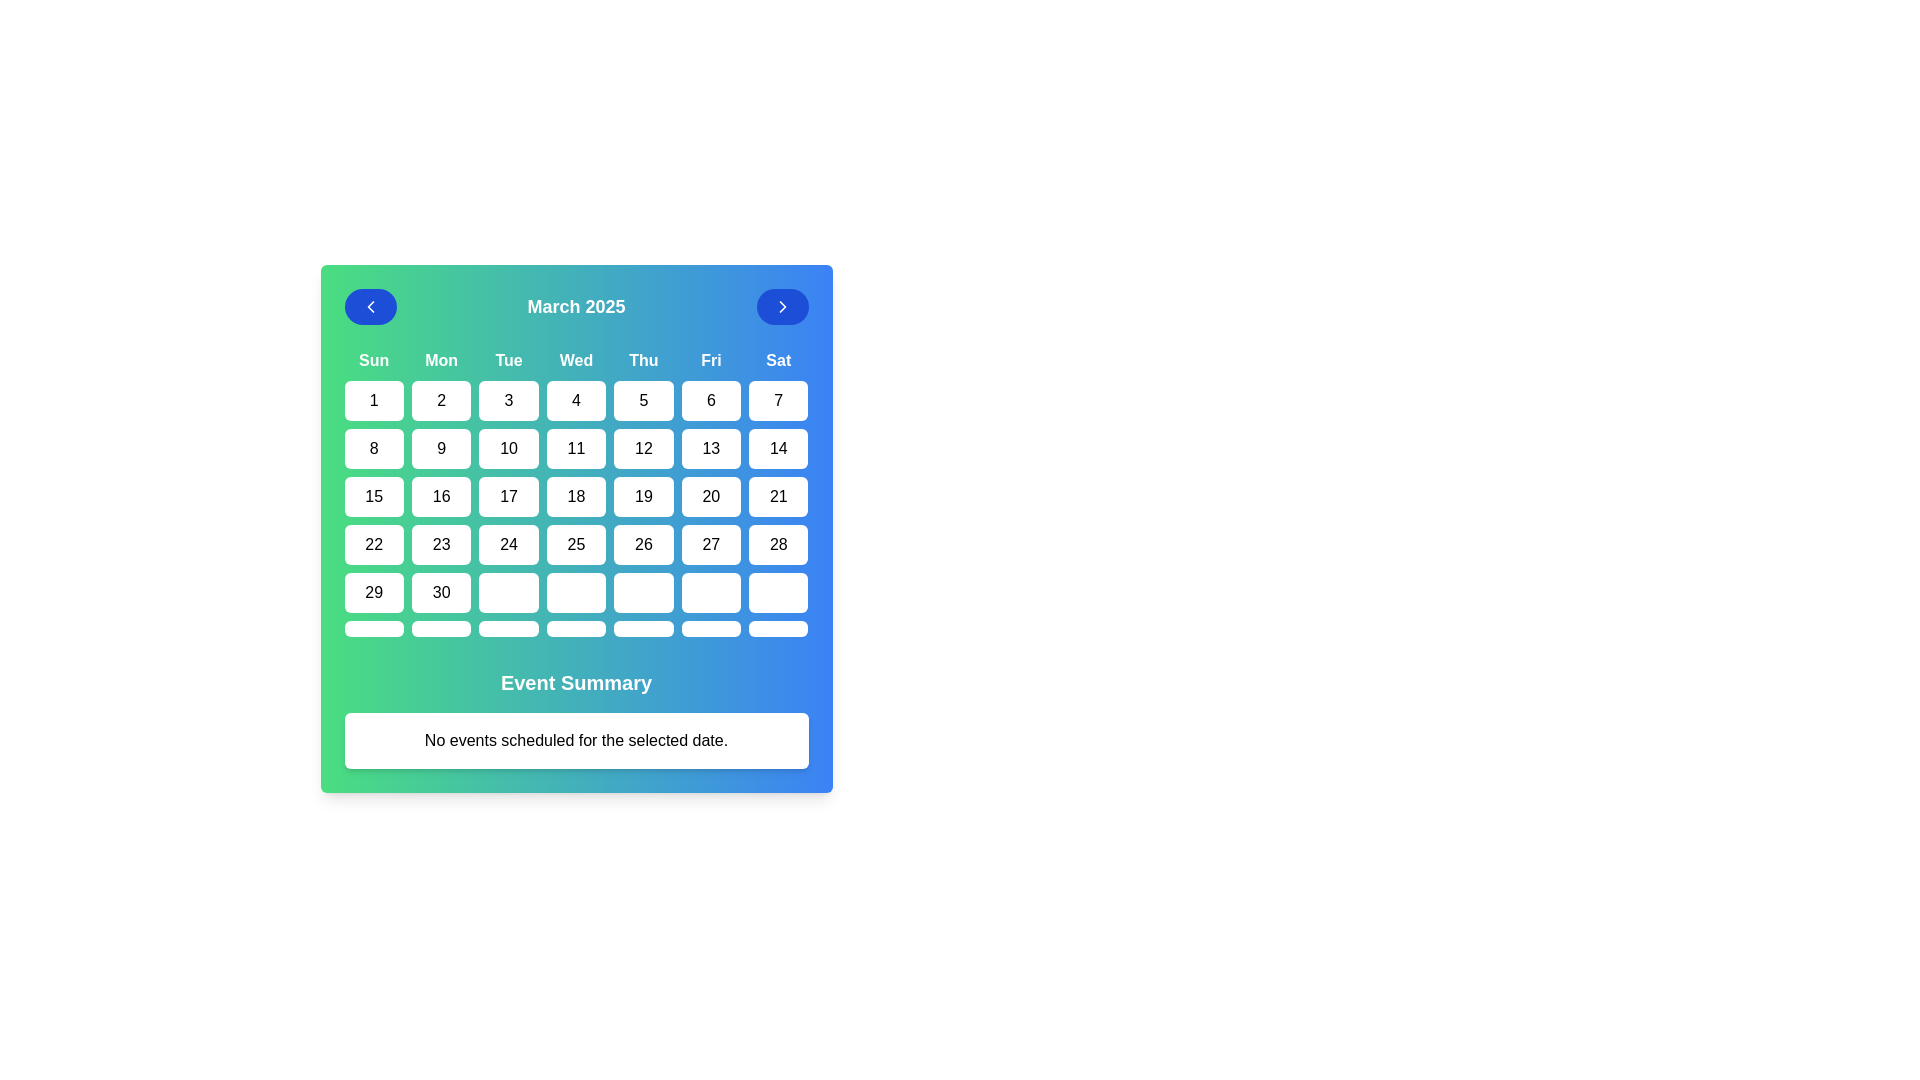 The height and width of the screenshot is (1080, 1920). What do you see at coordinates (440, 544) in the screenshot?
I see `the rounded rectangular button displaying the number '23'` at bounding box center [440, 544].